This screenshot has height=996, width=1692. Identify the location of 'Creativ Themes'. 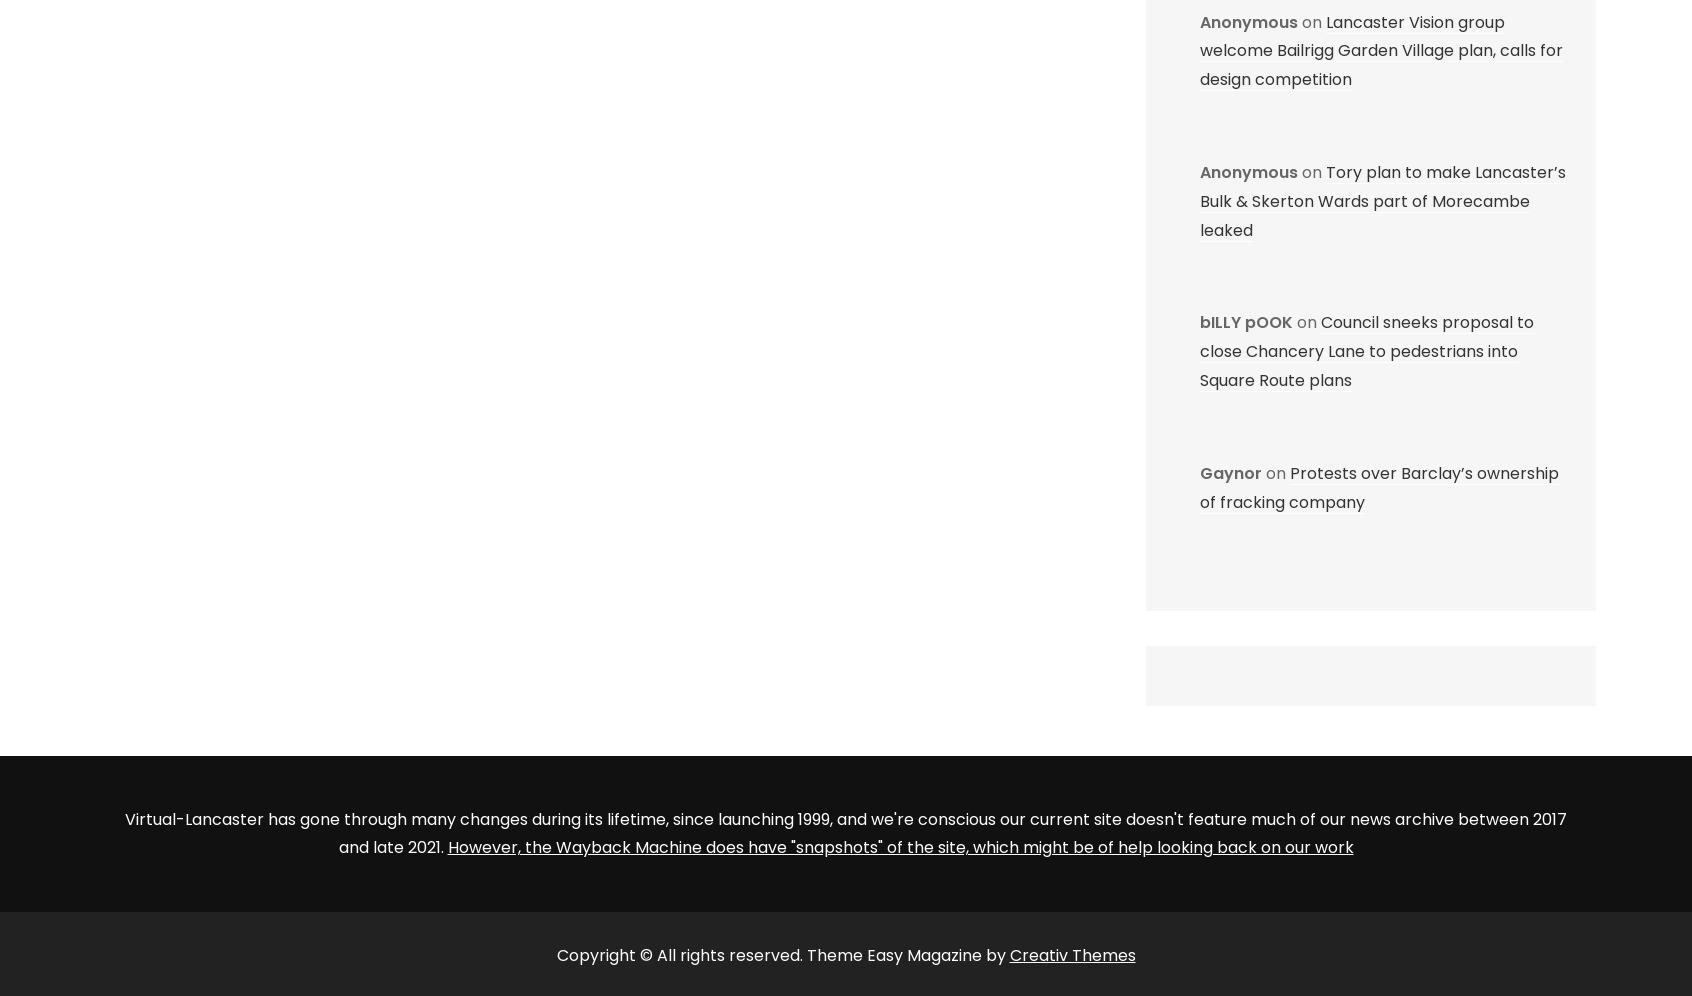
(1072, 954).